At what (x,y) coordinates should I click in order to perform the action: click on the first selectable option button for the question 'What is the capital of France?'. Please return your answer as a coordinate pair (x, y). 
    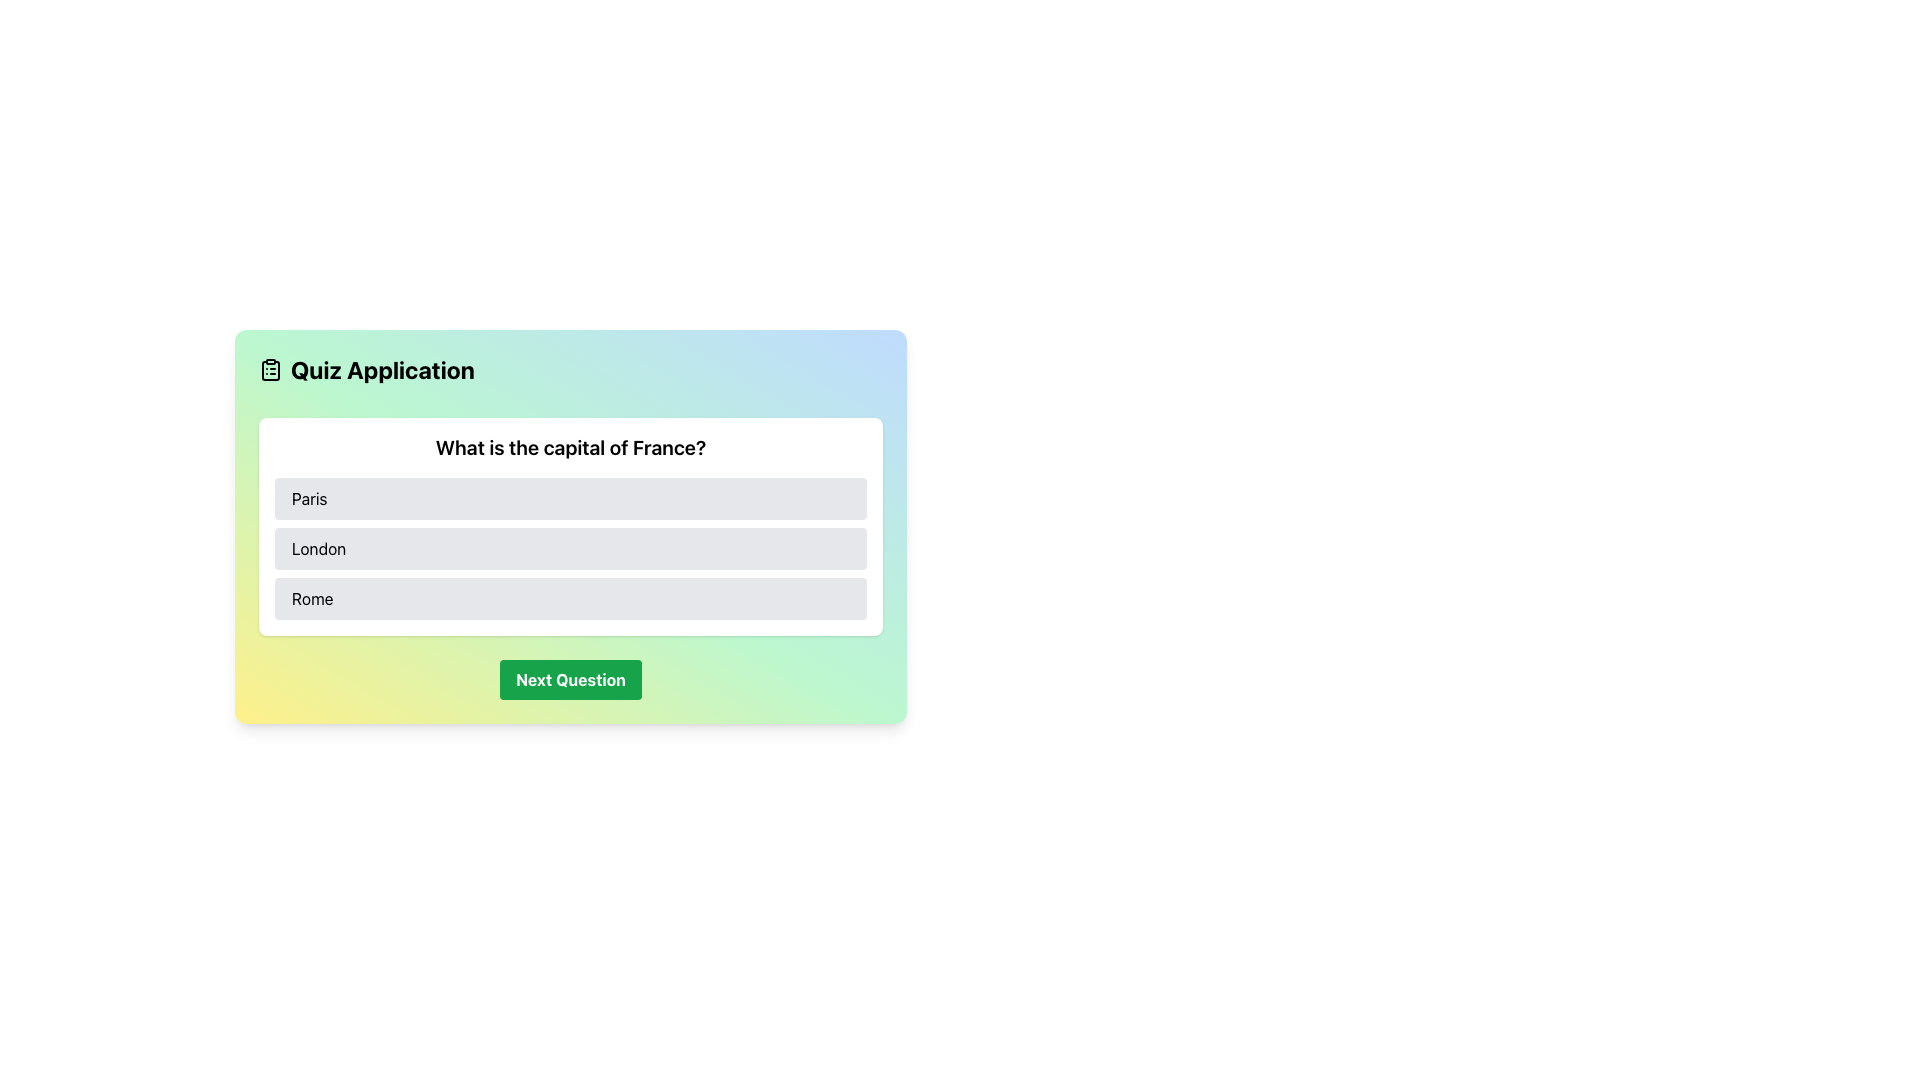
    Looking at the image, I should click on (570, 497).